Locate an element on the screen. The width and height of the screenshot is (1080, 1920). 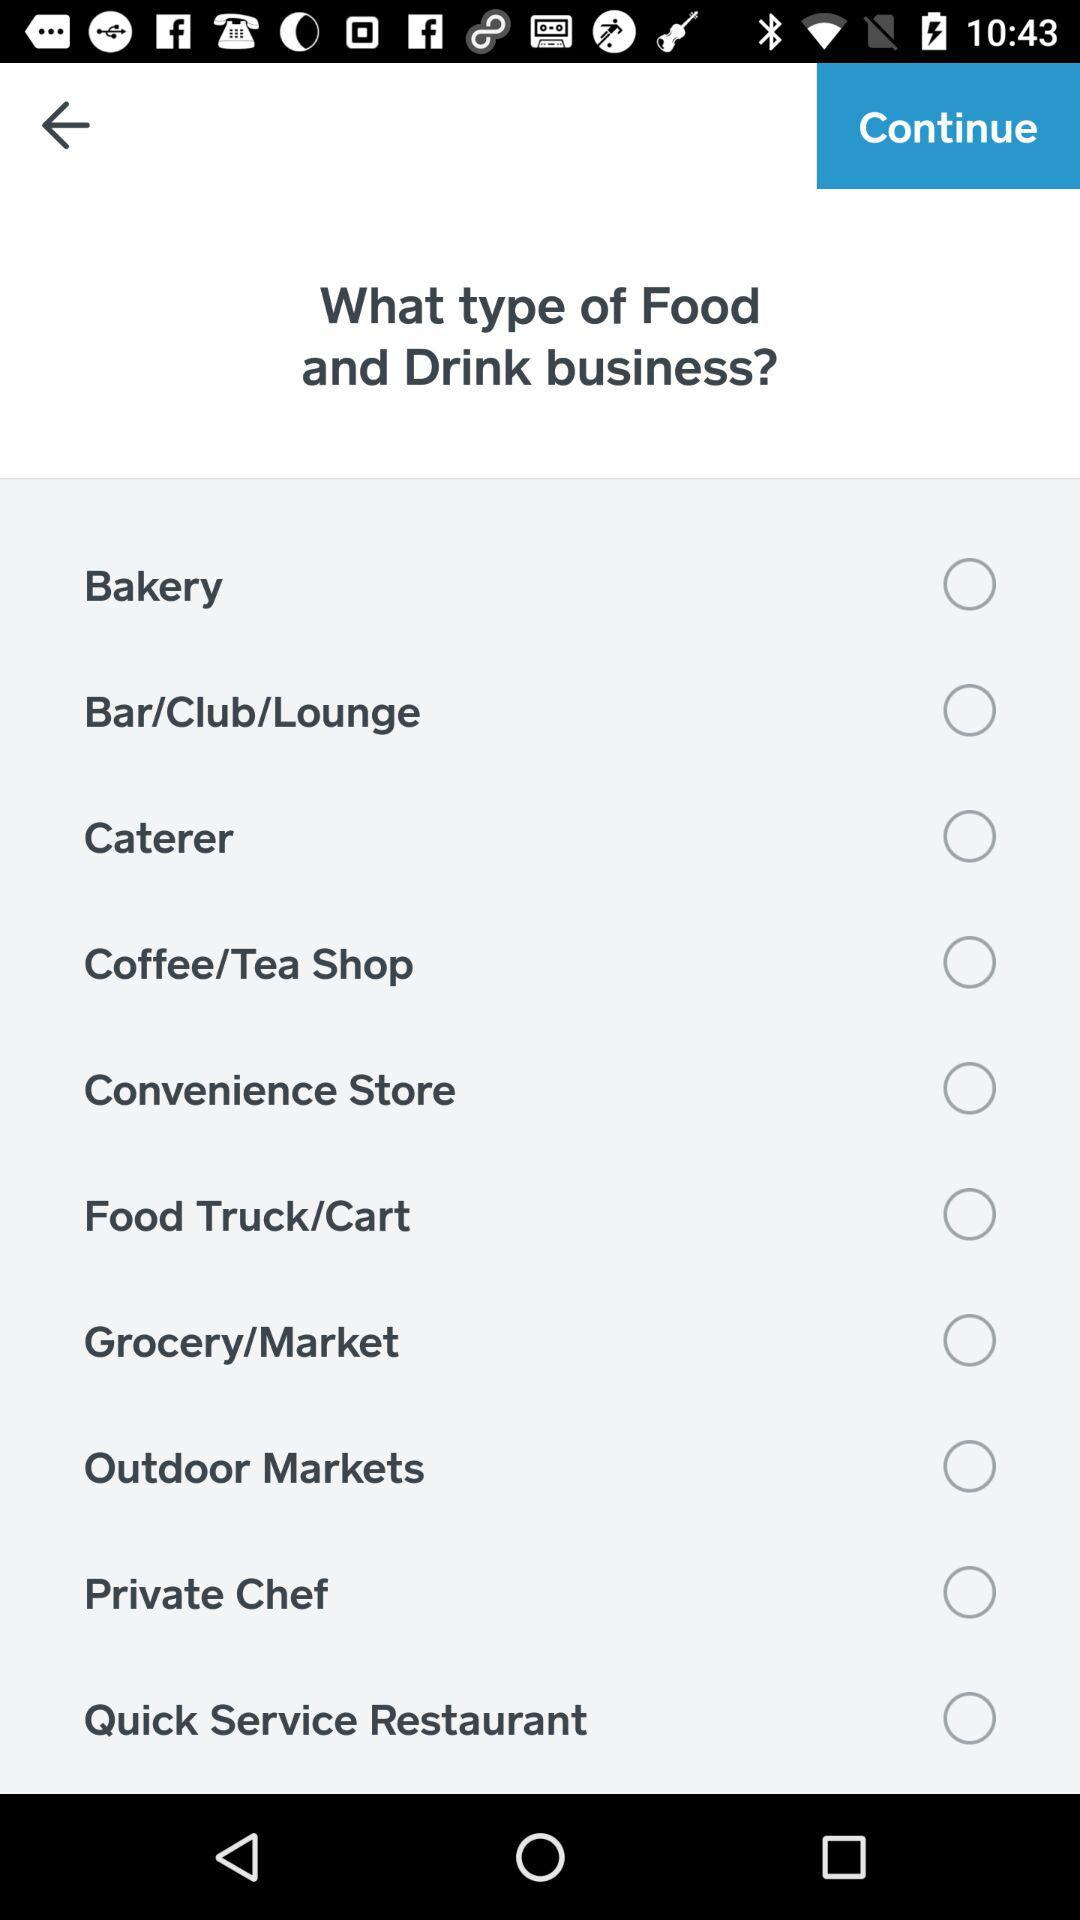
food truck/cart is located at coordinates (540, 1213).